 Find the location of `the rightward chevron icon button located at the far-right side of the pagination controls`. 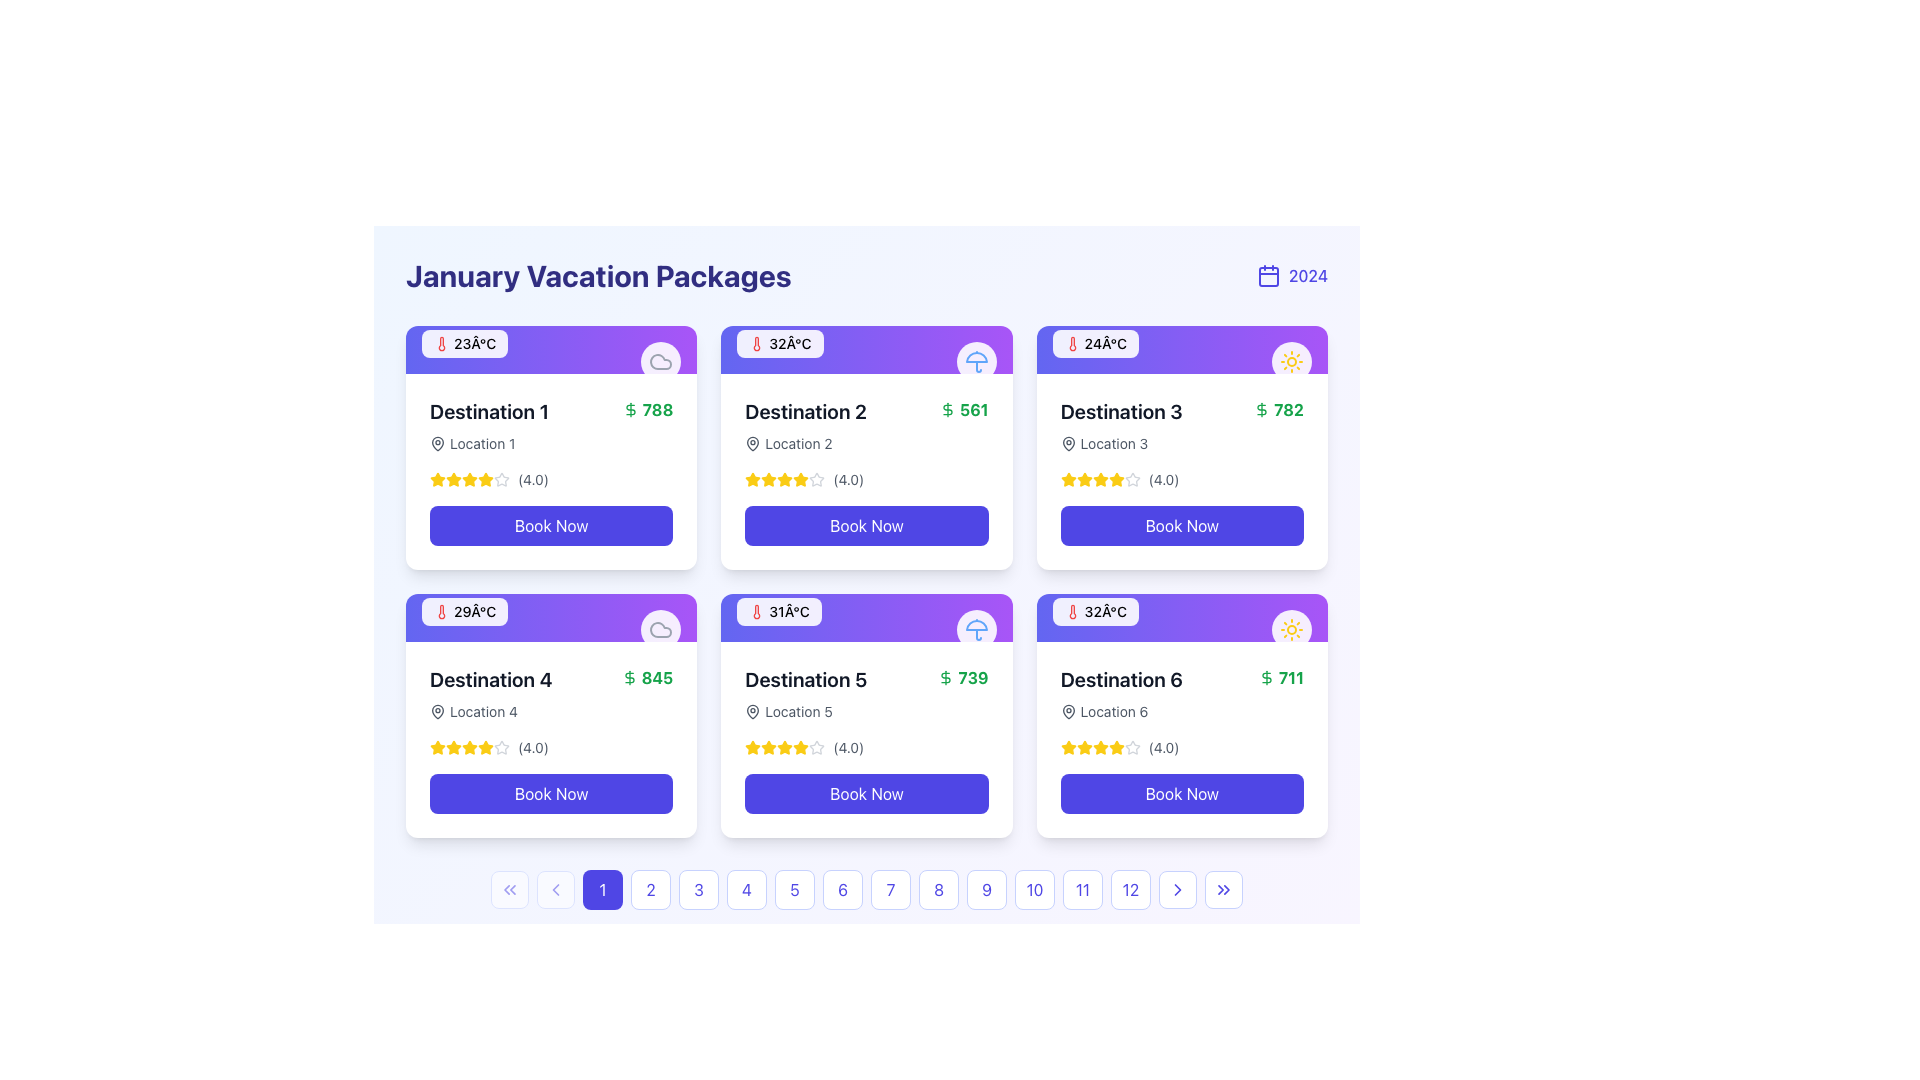

the rightward chevron icon button located at the far-right side of the pagination controls is located at coordinates (1177, 889).